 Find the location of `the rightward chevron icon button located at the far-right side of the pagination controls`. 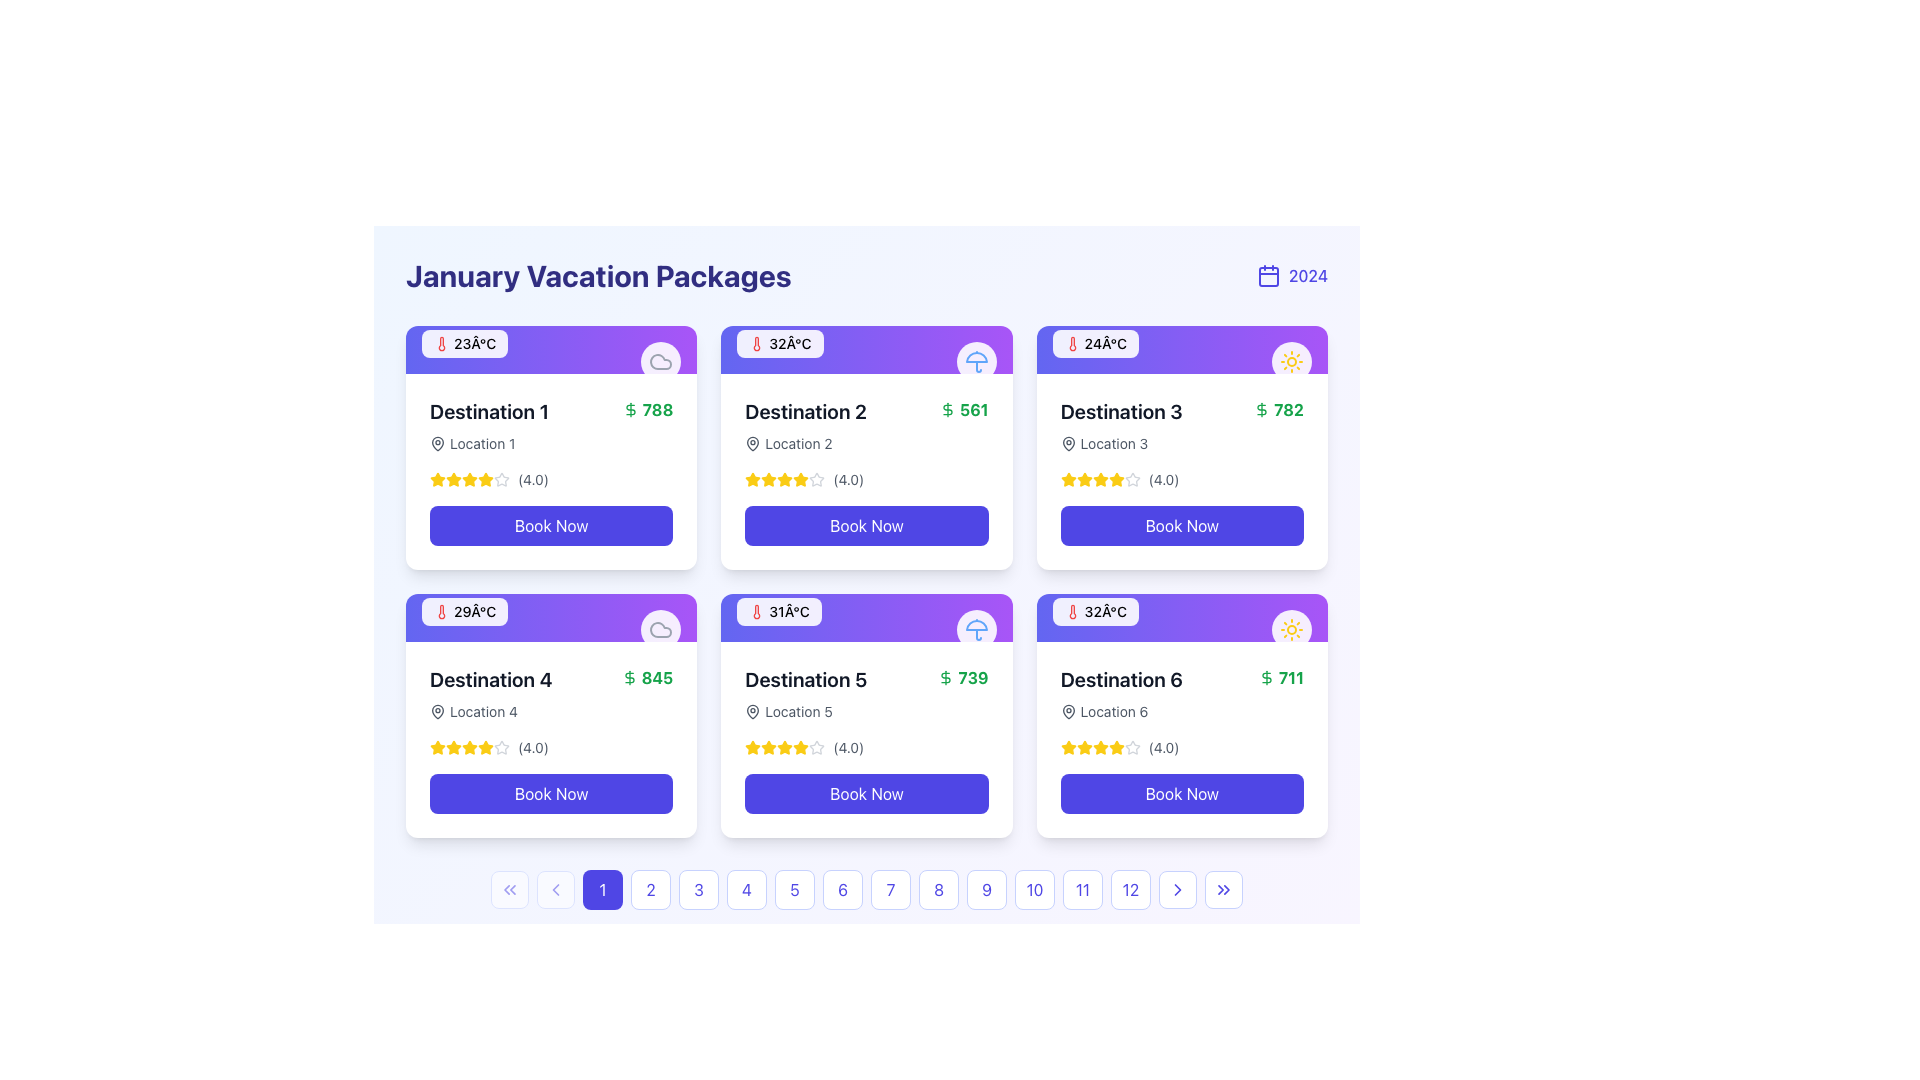

the rightward chevron icon button located at the far-right side of the pagination controls is located at coordinates (1177, 889).